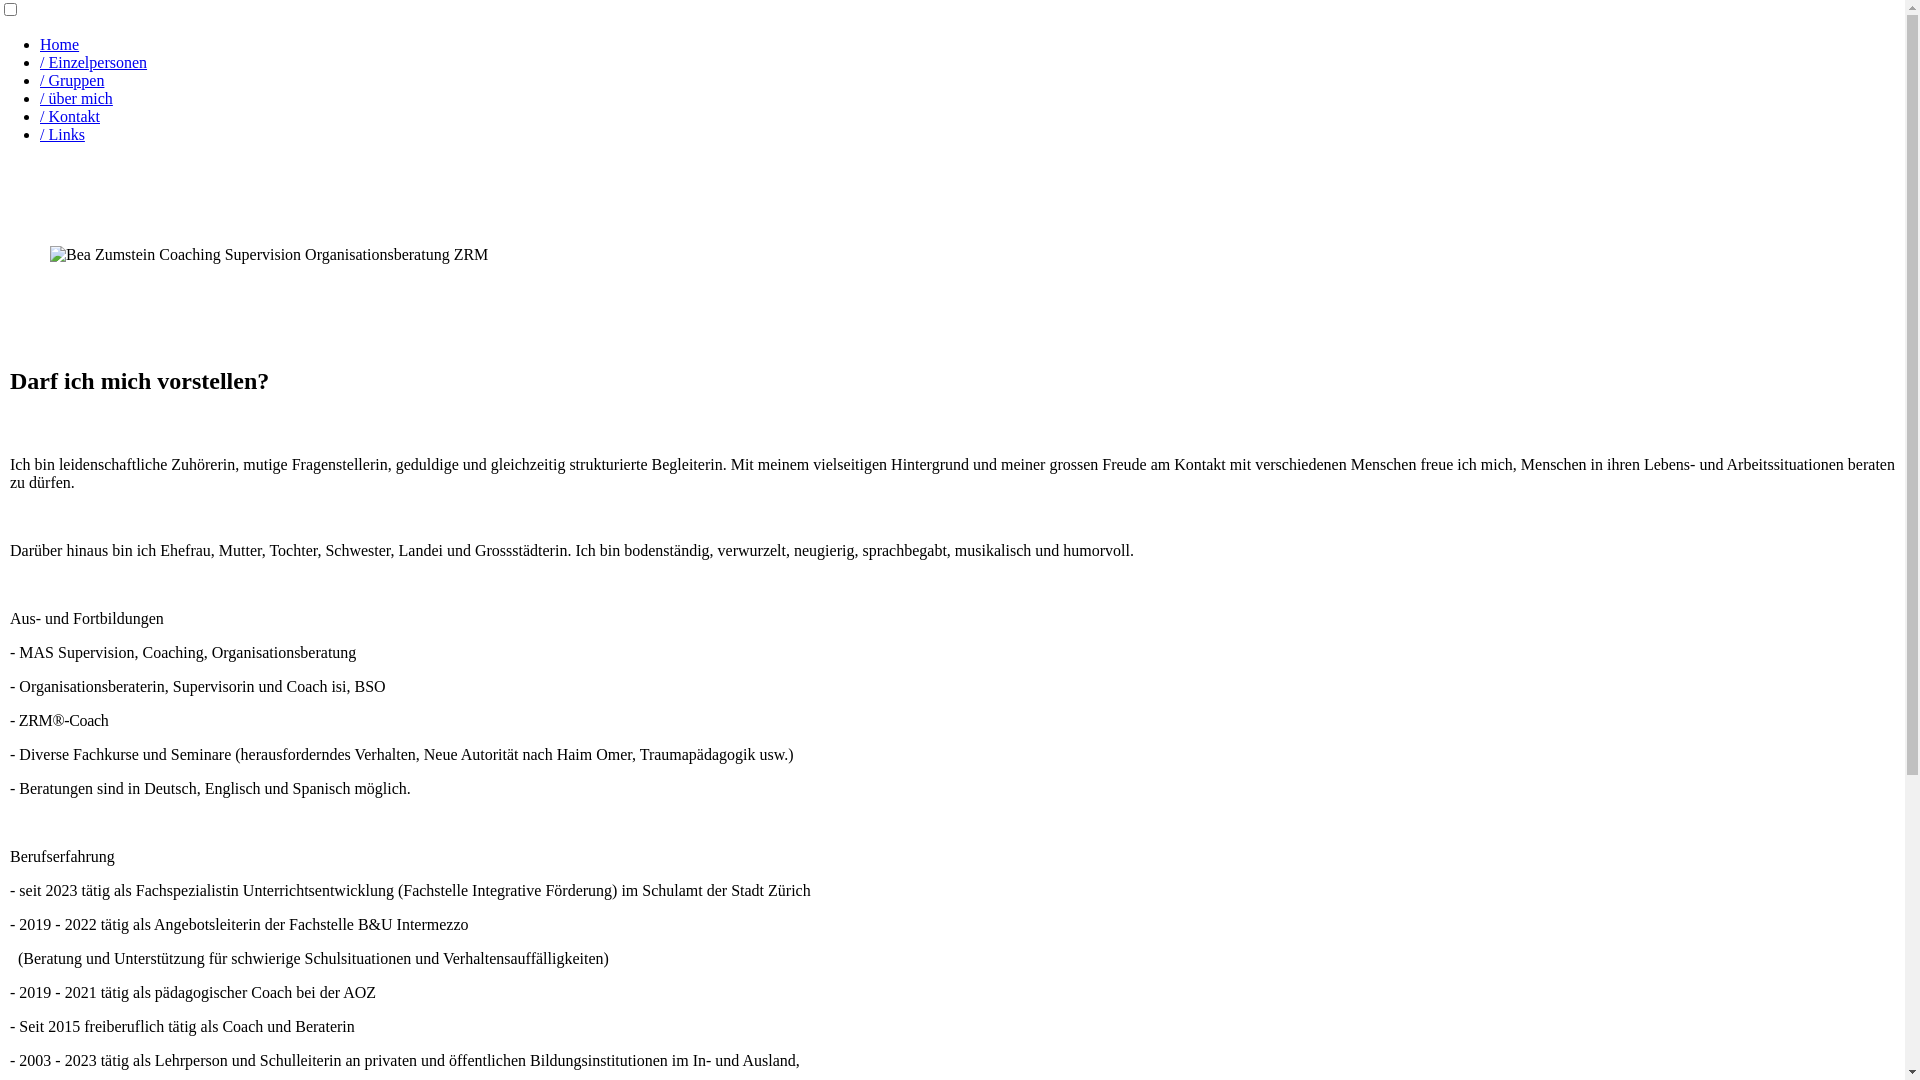  What do you see at coordinates (72, 79) in the screenshot?
I see `'/ Gruppen'` at bounding box center [72, 79].